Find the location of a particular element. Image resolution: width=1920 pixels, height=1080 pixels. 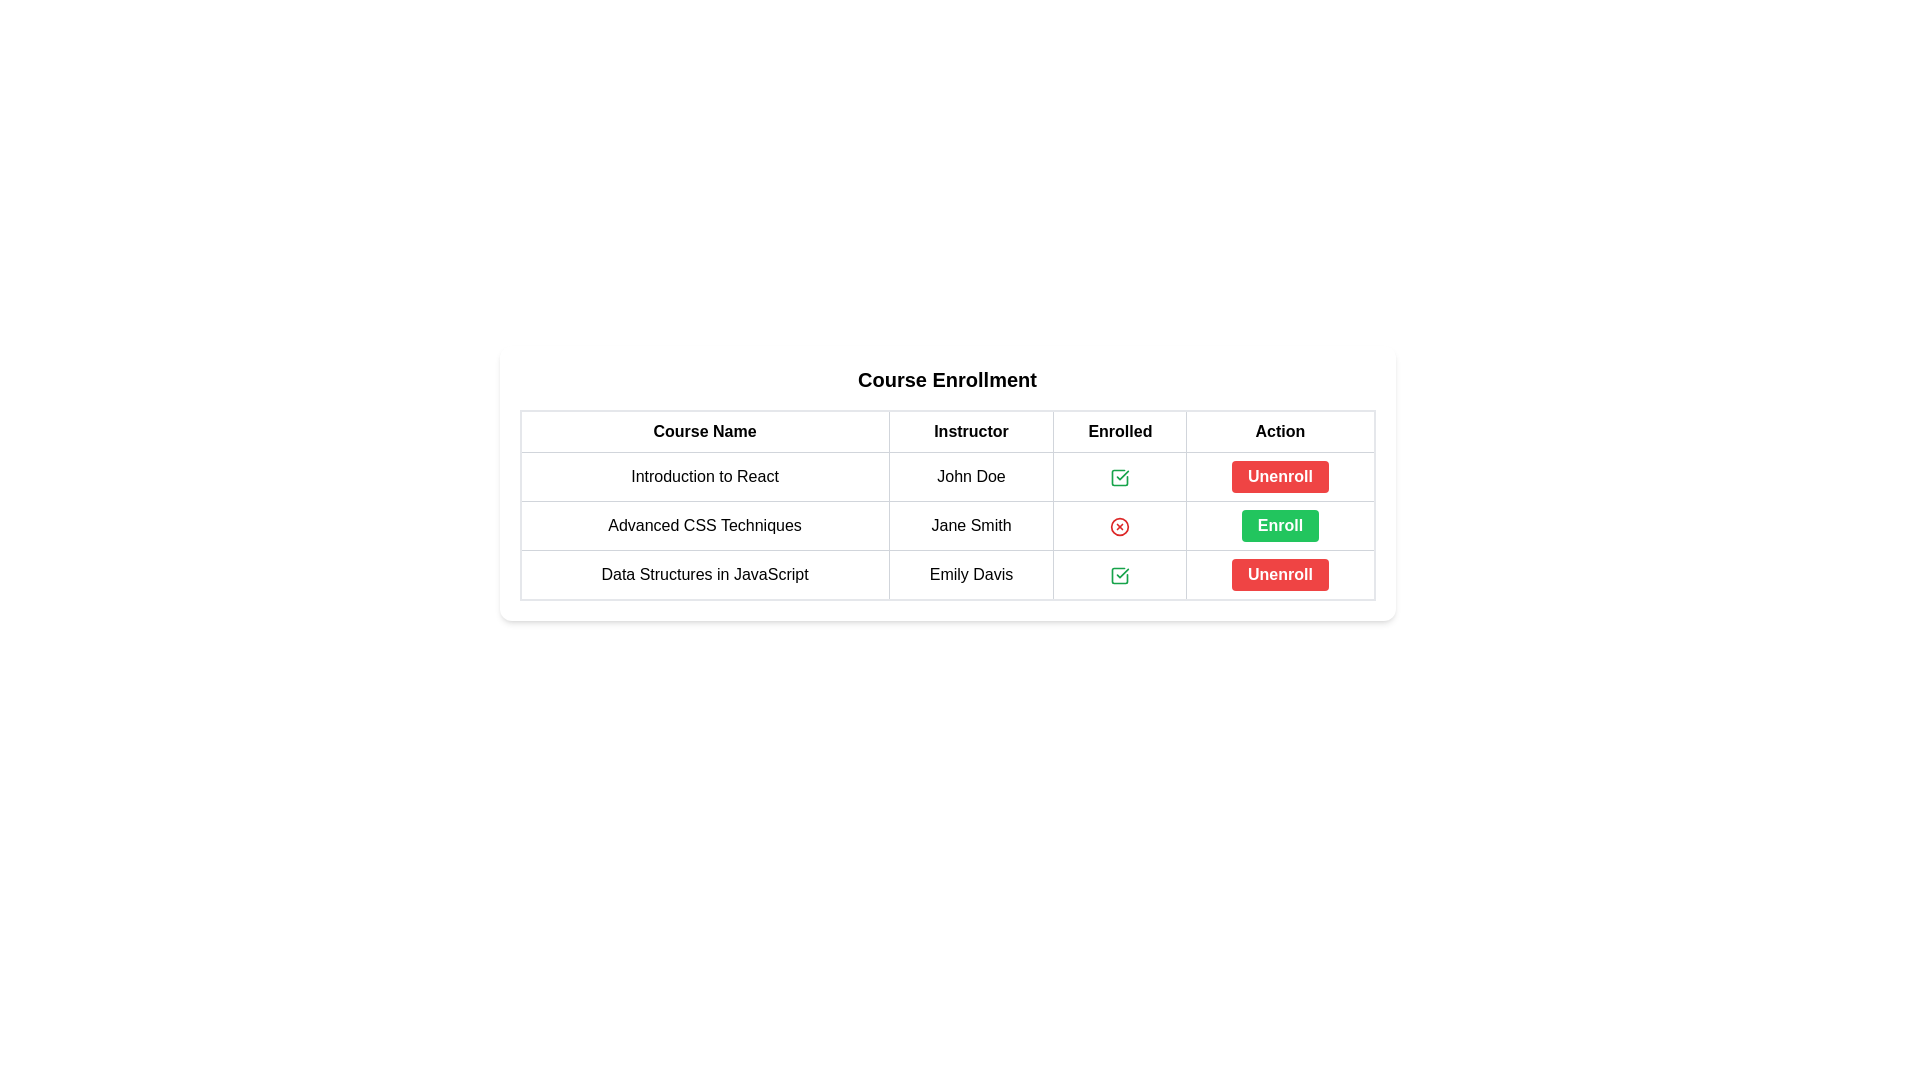

the 'Unenroll' button, which is a rounded rectangular button with a red background and white text, located in the 'Action' column of the course enrollment table for the 'Introduction to React' course is located at coordinates (1280, 477).